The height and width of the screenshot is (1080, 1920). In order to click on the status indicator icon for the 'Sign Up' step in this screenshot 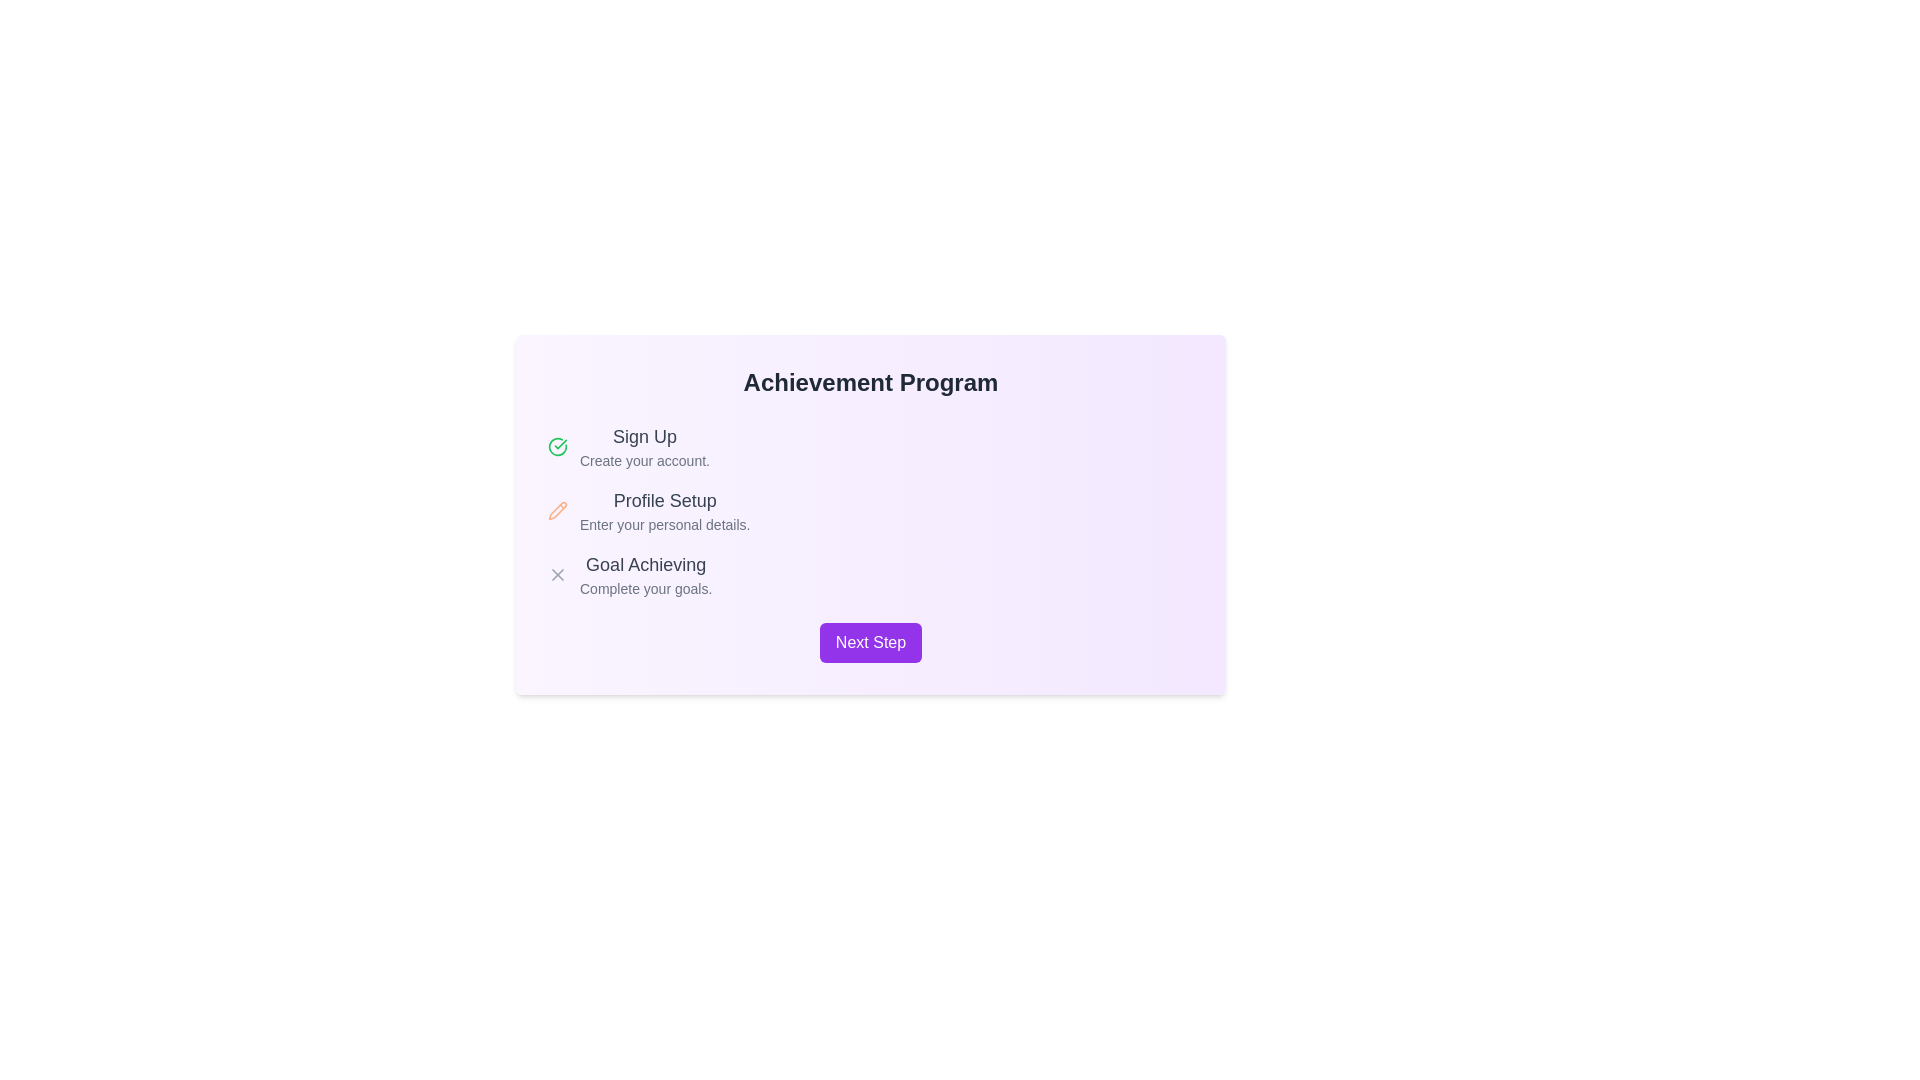, I will do `click(557, 446)`.